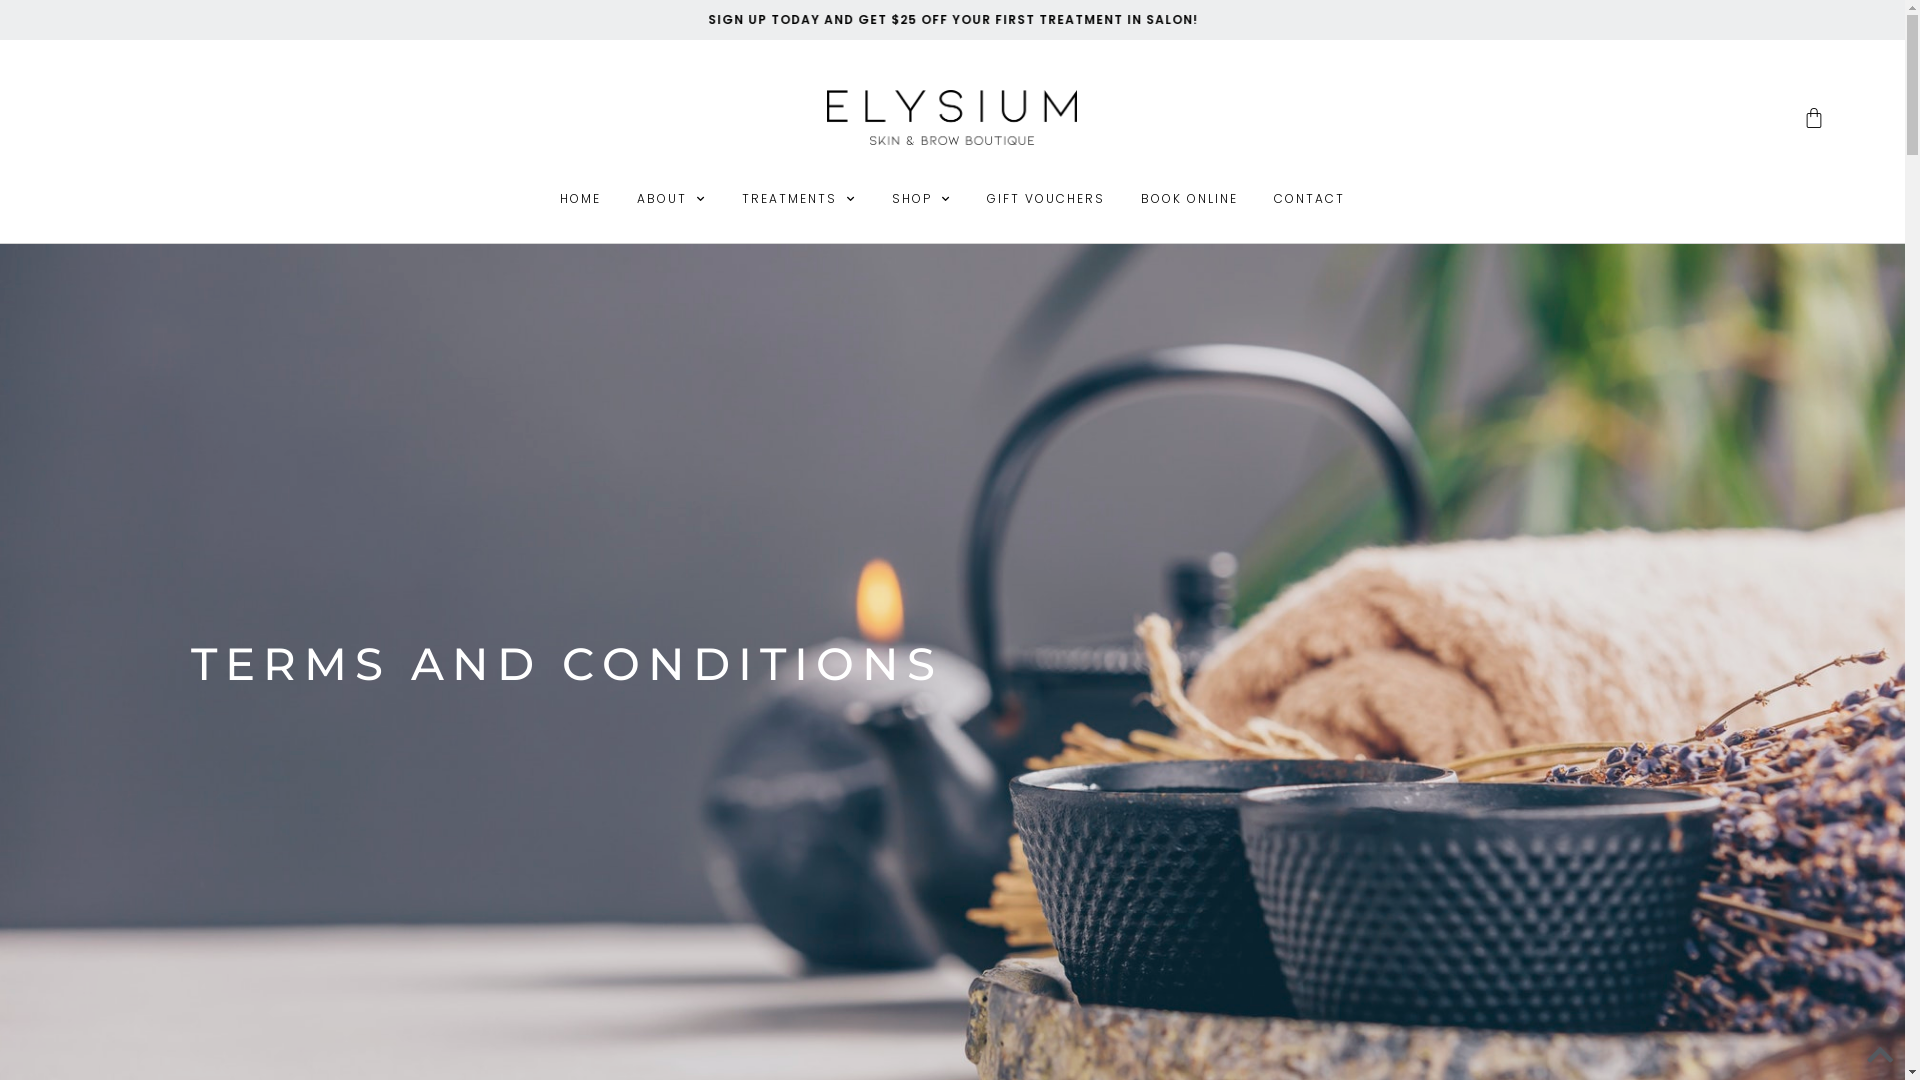 The image size is (1920, 1080). I want to click on 'TREATMENTS', so click(797, 199).